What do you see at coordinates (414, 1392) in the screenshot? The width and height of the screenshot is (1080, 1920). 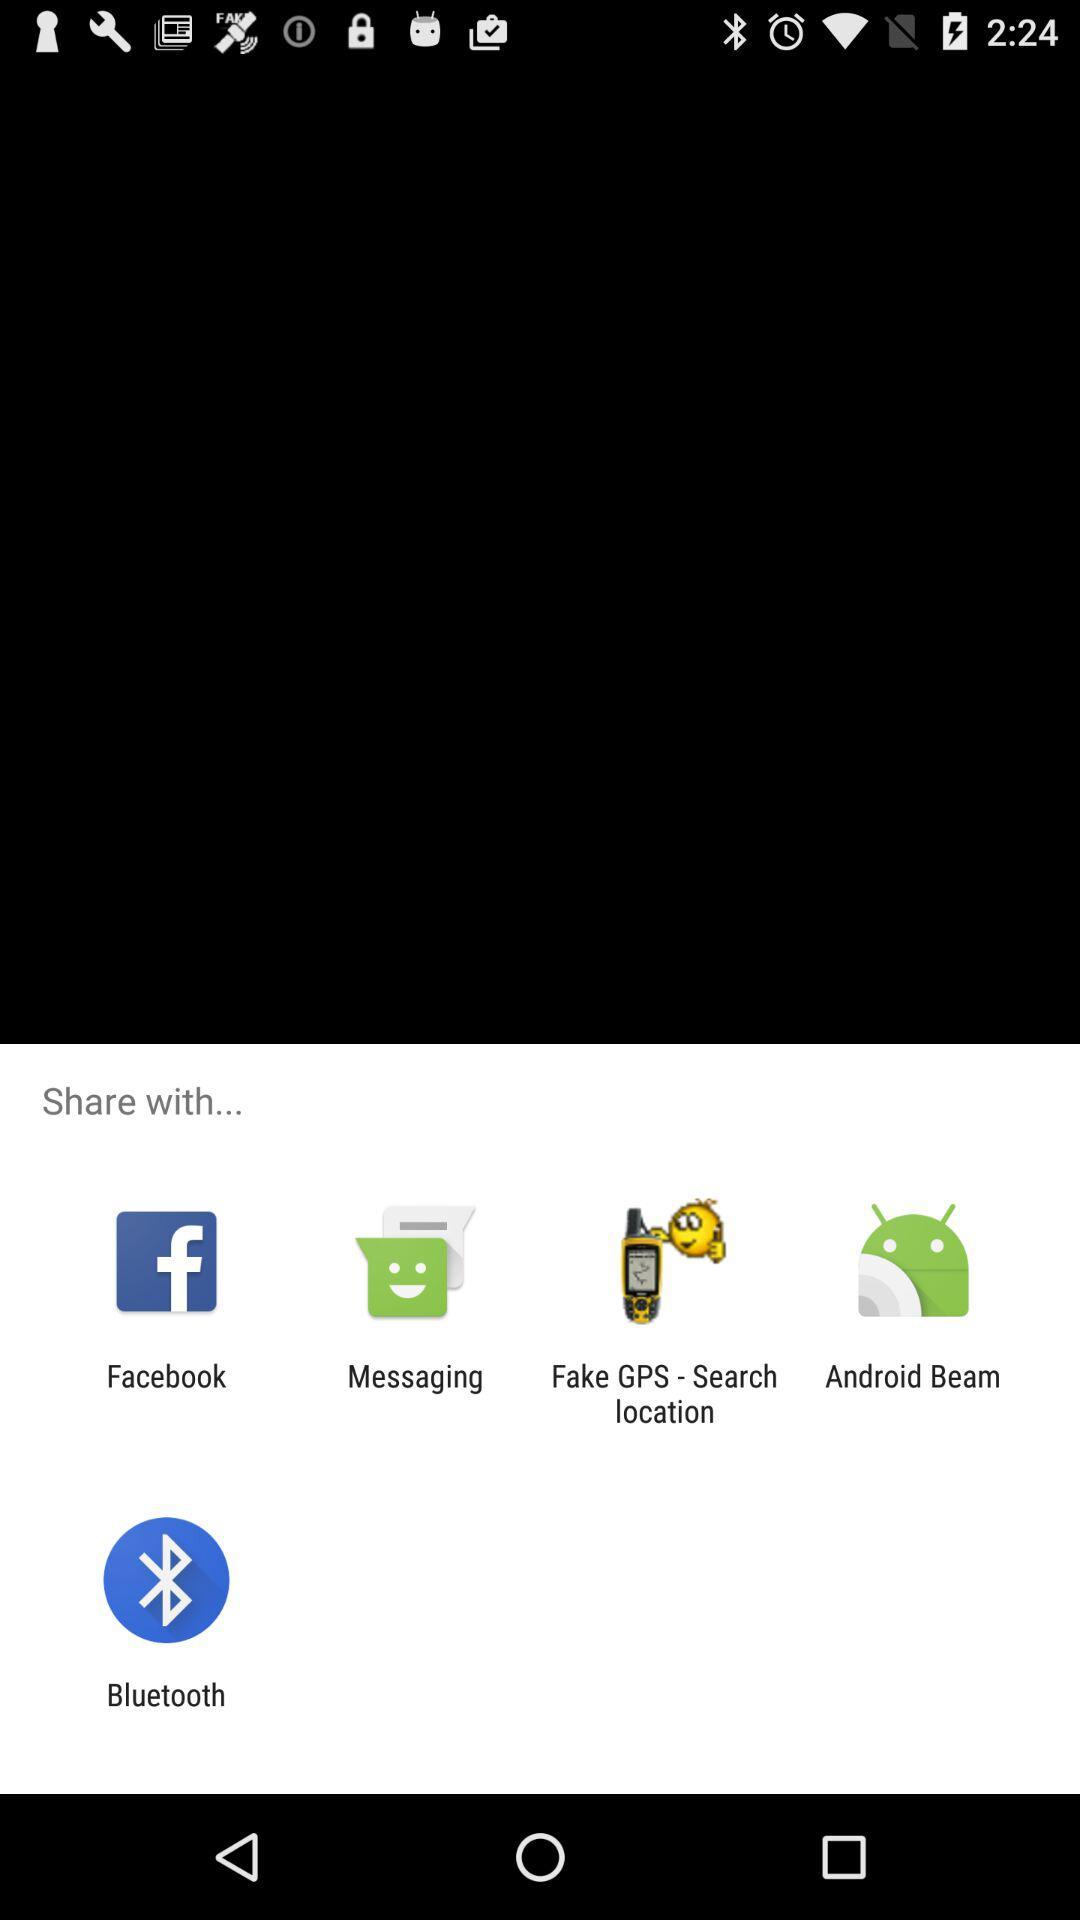 I see `the item to the left of the fake gps search app` at bounding box center [414, 1392].